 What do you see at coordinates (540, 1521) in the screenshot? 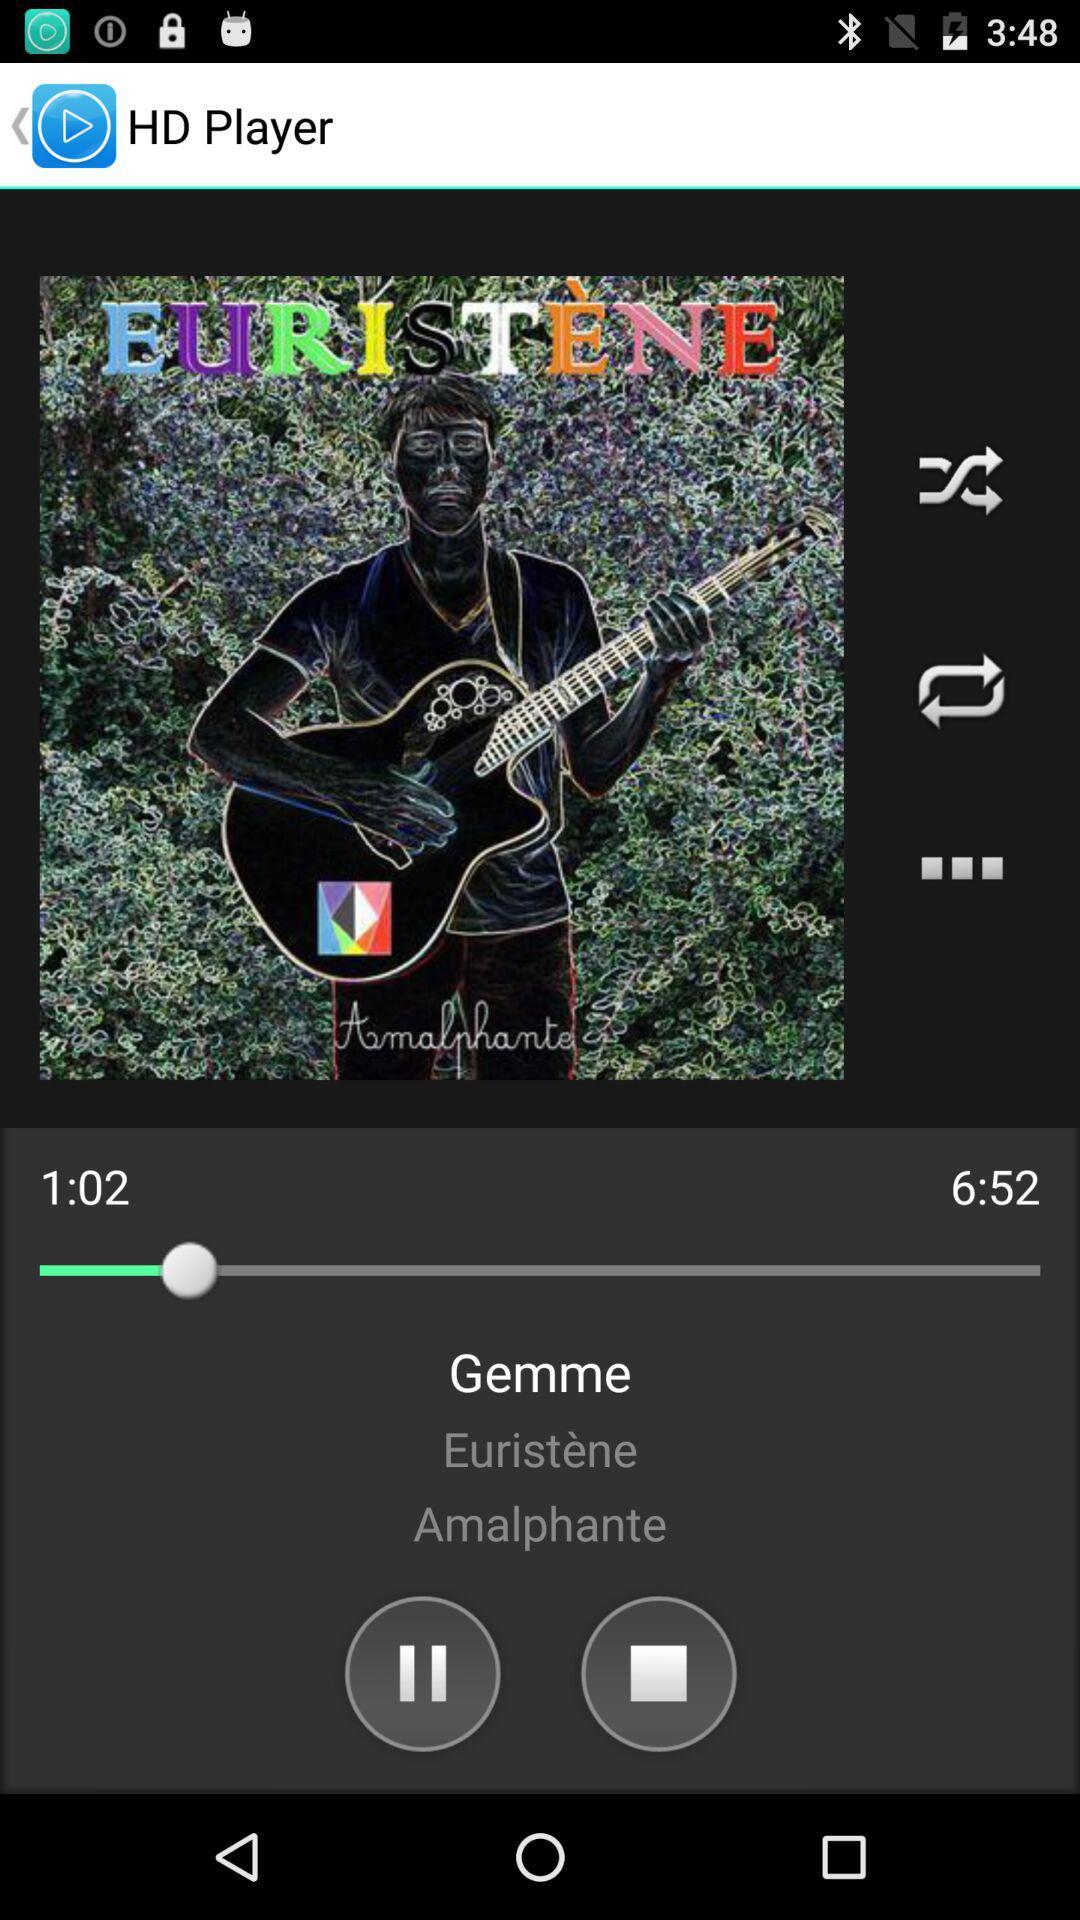
I see `amalphante app` at bounding box center [540, 1521].